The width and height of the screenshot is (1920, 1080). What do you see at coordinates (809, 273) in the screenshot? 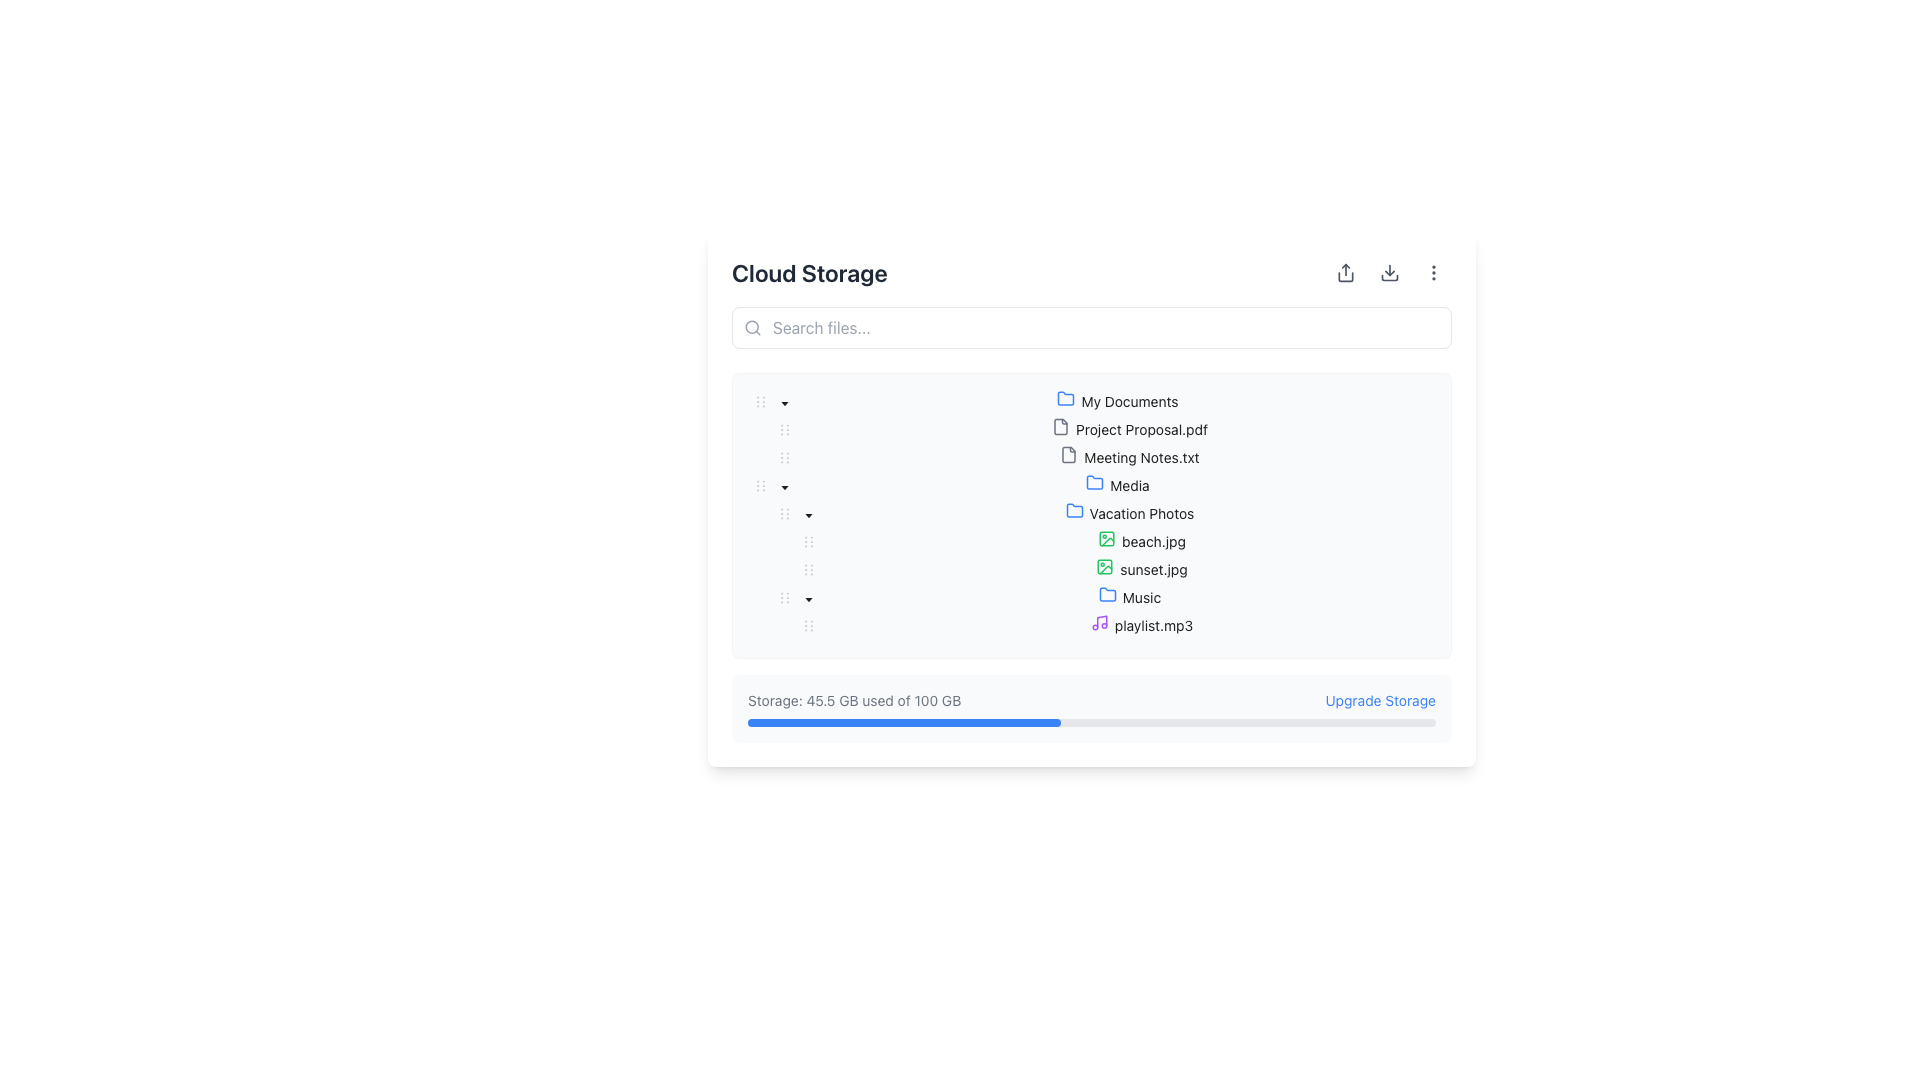
I see `the 'Cloud Storage' text label, which is prominently displayed at the top left of the interface in a bold, dark gray font` at bounding box center [809, 273].